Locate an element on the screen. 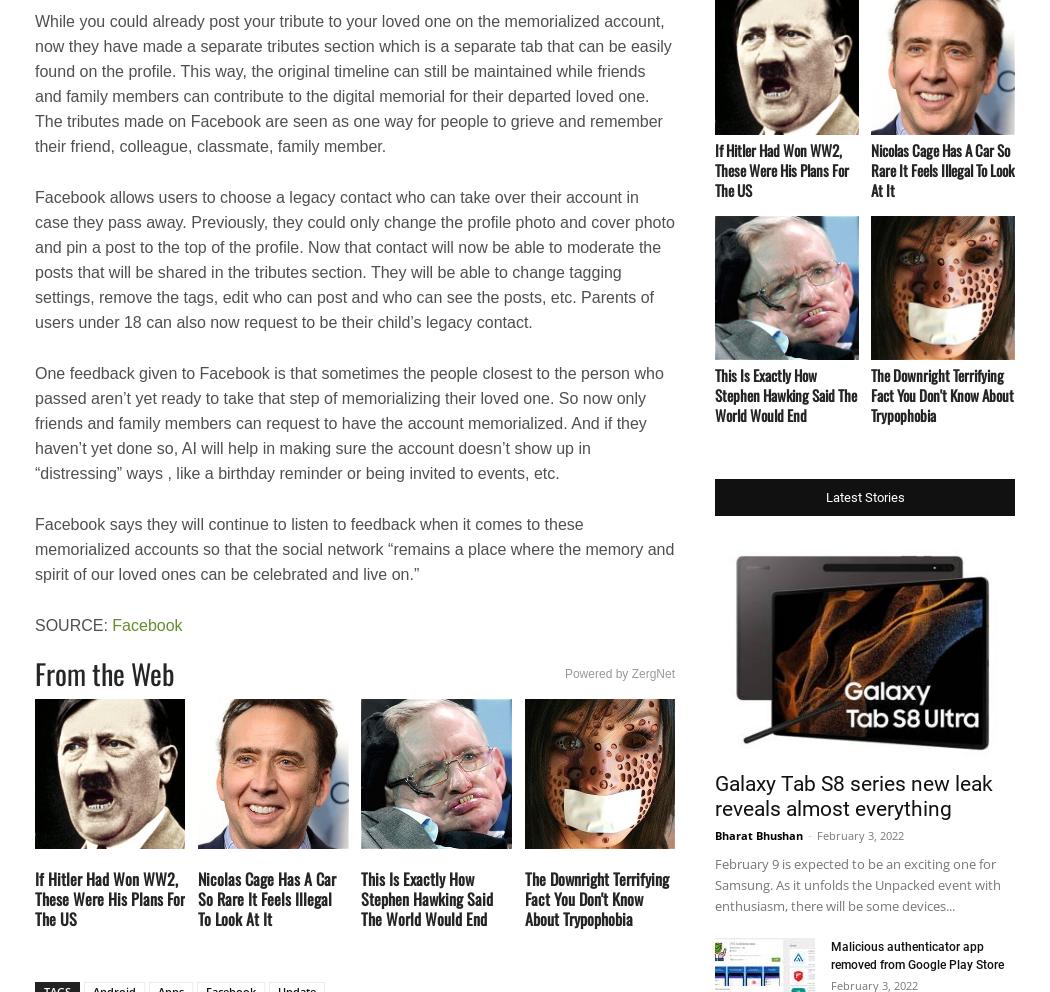 The height and width of the screenshot is (992, 1050). 'February 3, 2022' is located at coordinates (860, 834).